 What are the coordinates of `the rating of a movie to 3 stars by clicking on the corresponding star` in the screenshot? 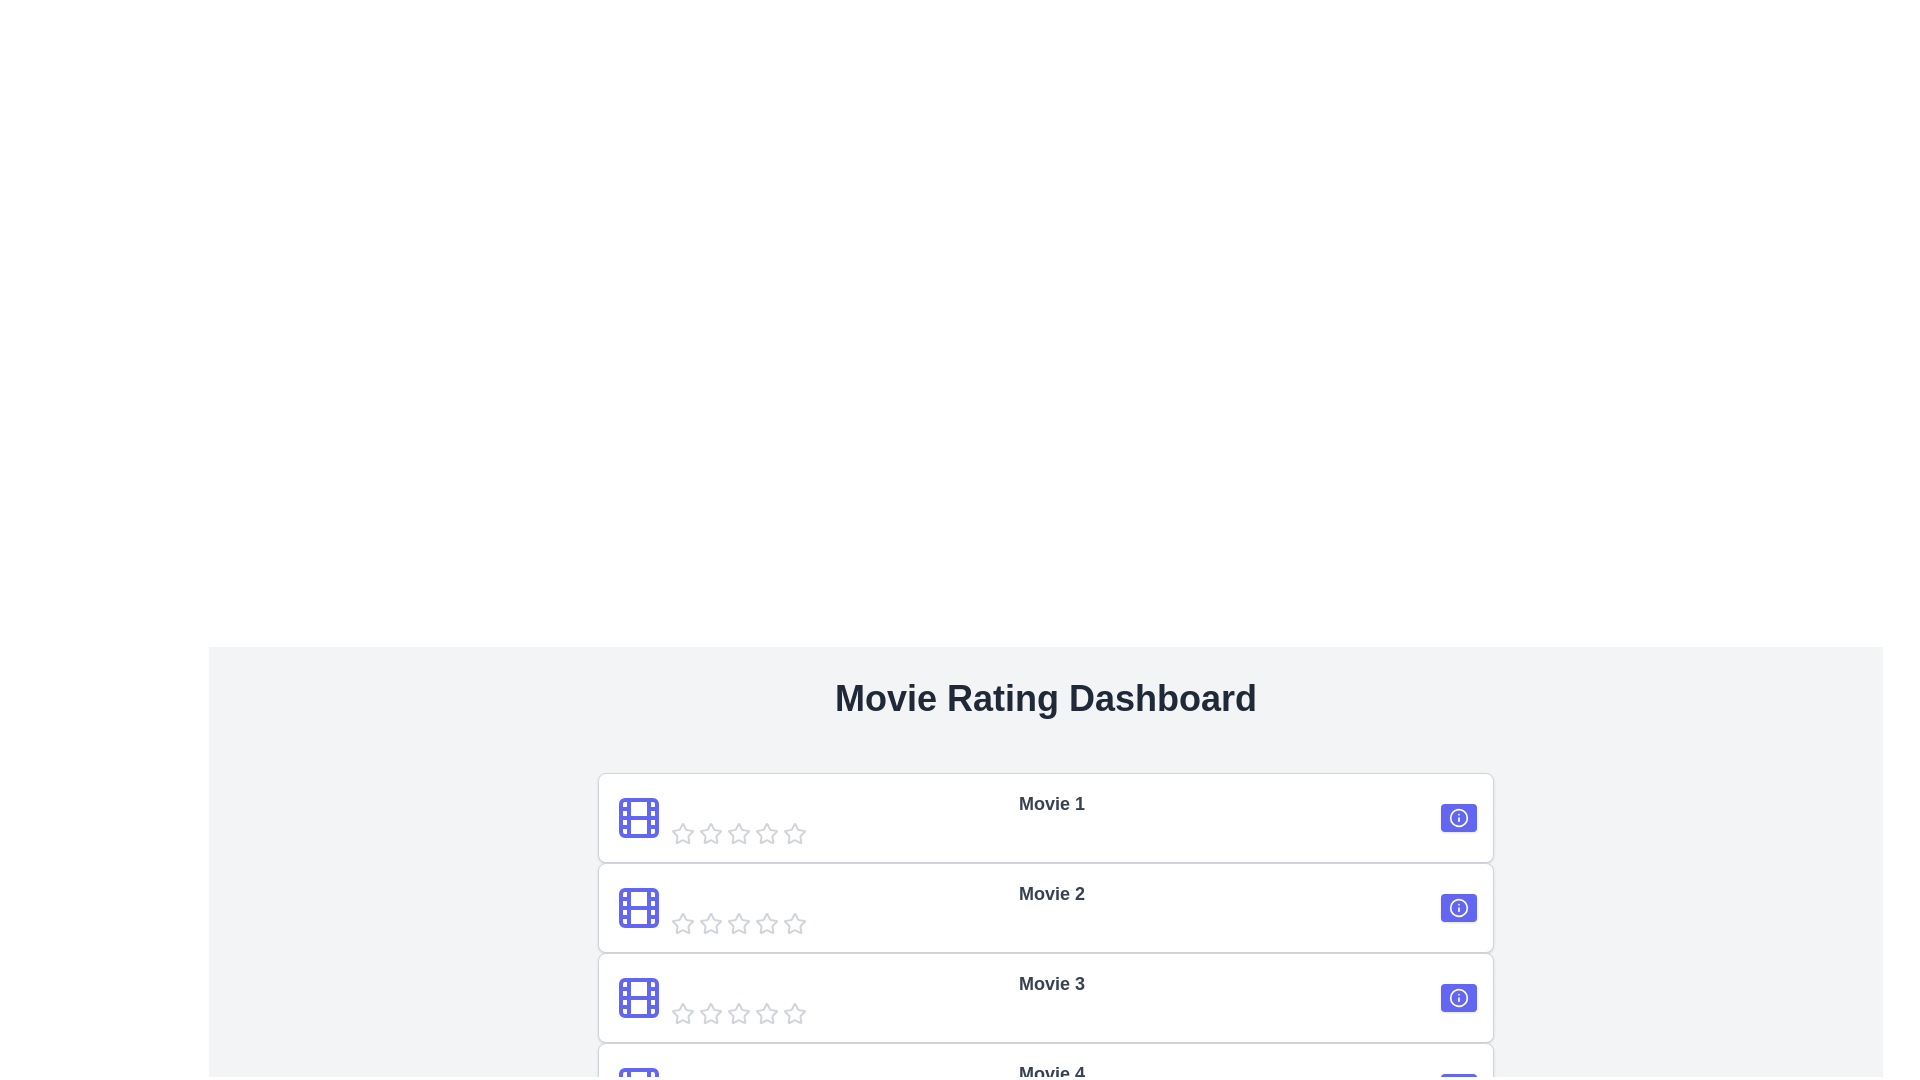 It's located at (738, 833).